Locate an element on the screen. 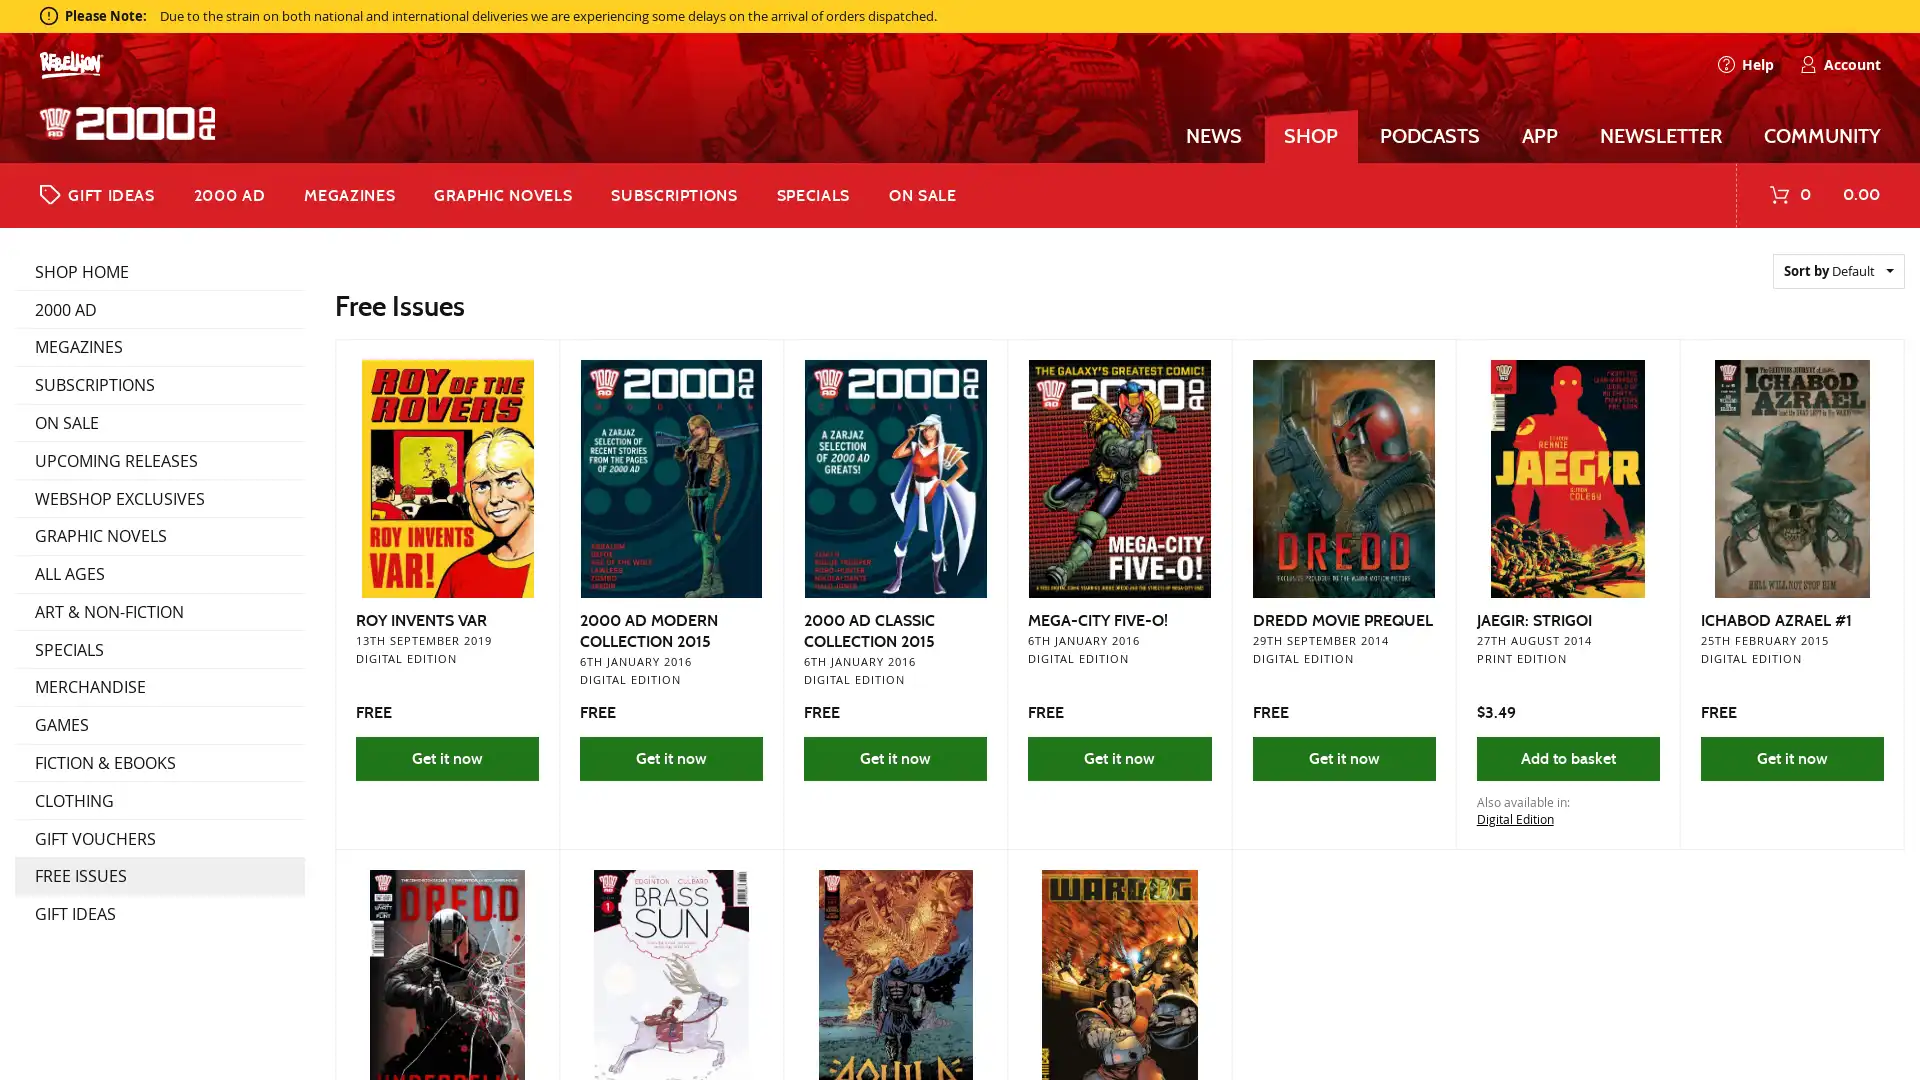  Get it now is located at coordinates (1118, 758).